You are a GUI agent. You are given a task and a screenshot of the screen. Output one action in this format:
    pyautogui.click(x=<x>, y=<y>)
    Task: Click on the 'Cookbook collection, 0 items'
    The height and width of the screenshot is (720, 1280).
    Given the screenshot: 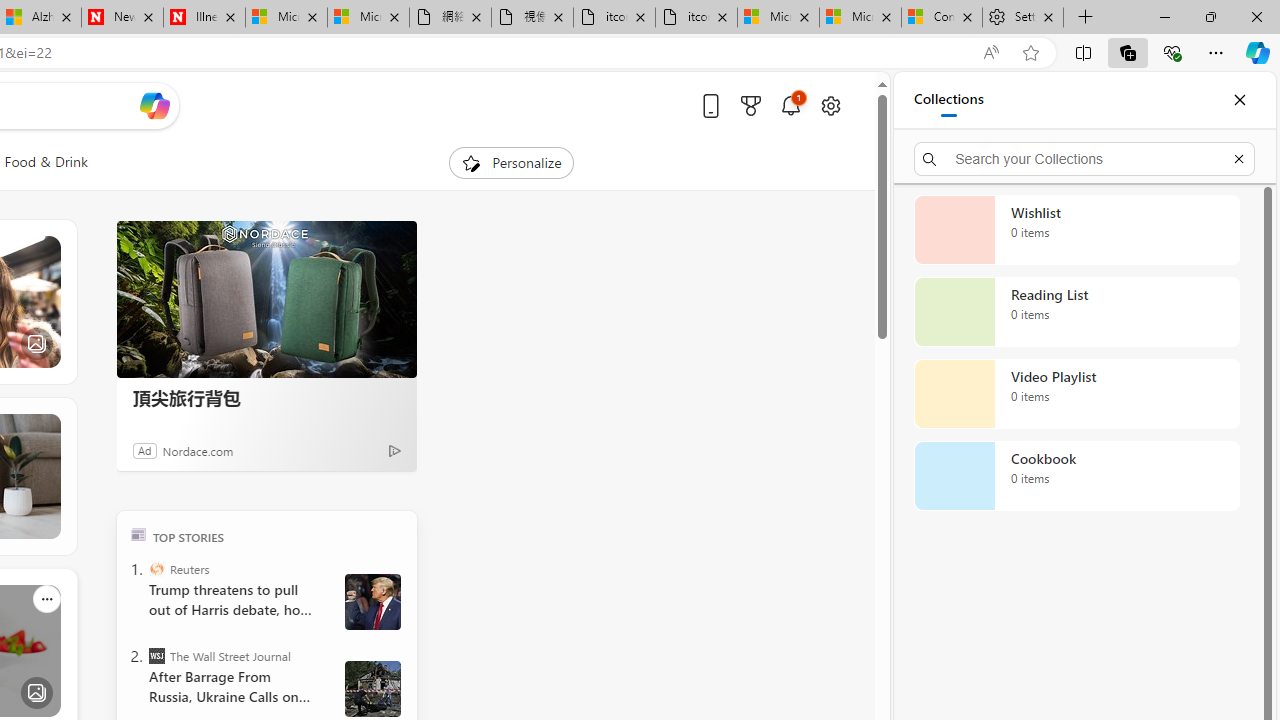 What is the action you would take?
    pyautogui.click(x=1076, y=475)
    